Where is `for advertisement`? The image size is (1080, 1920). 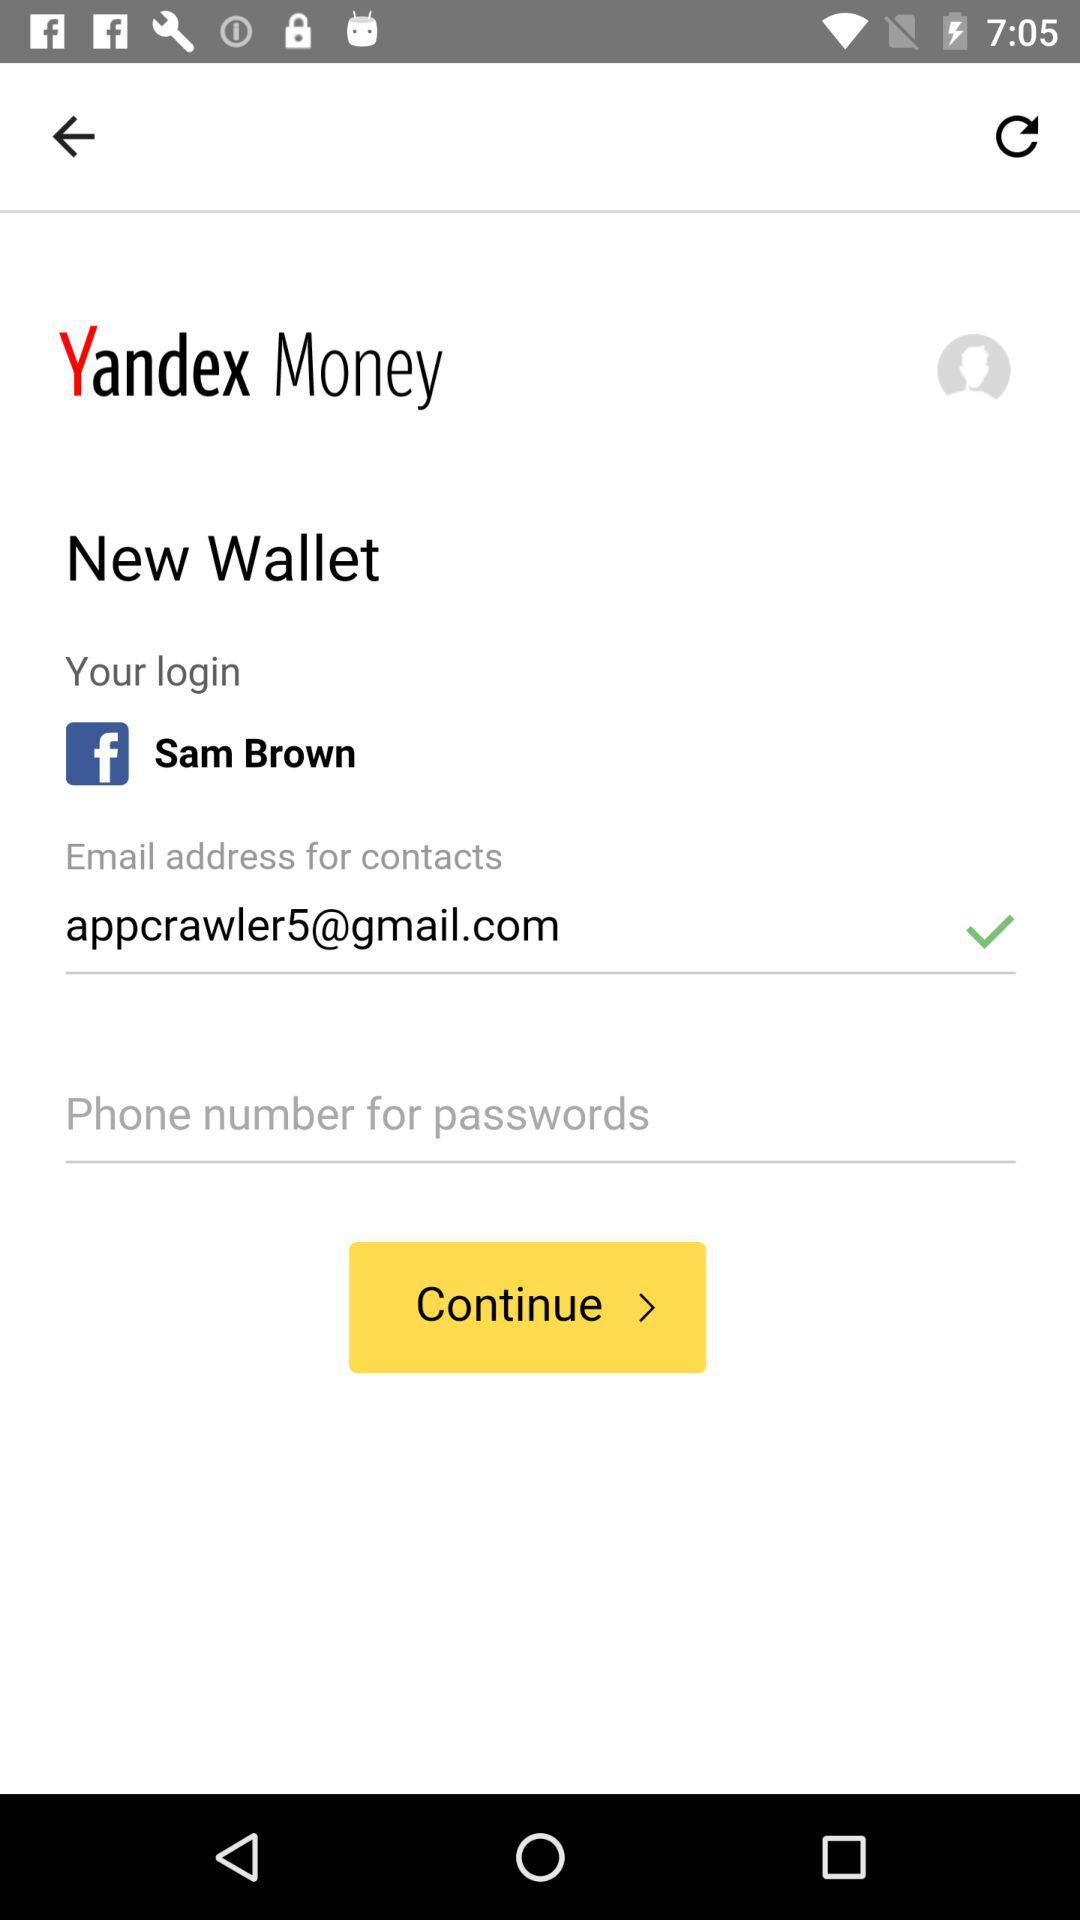
for advertisement is located at coordinates (540, 1003).